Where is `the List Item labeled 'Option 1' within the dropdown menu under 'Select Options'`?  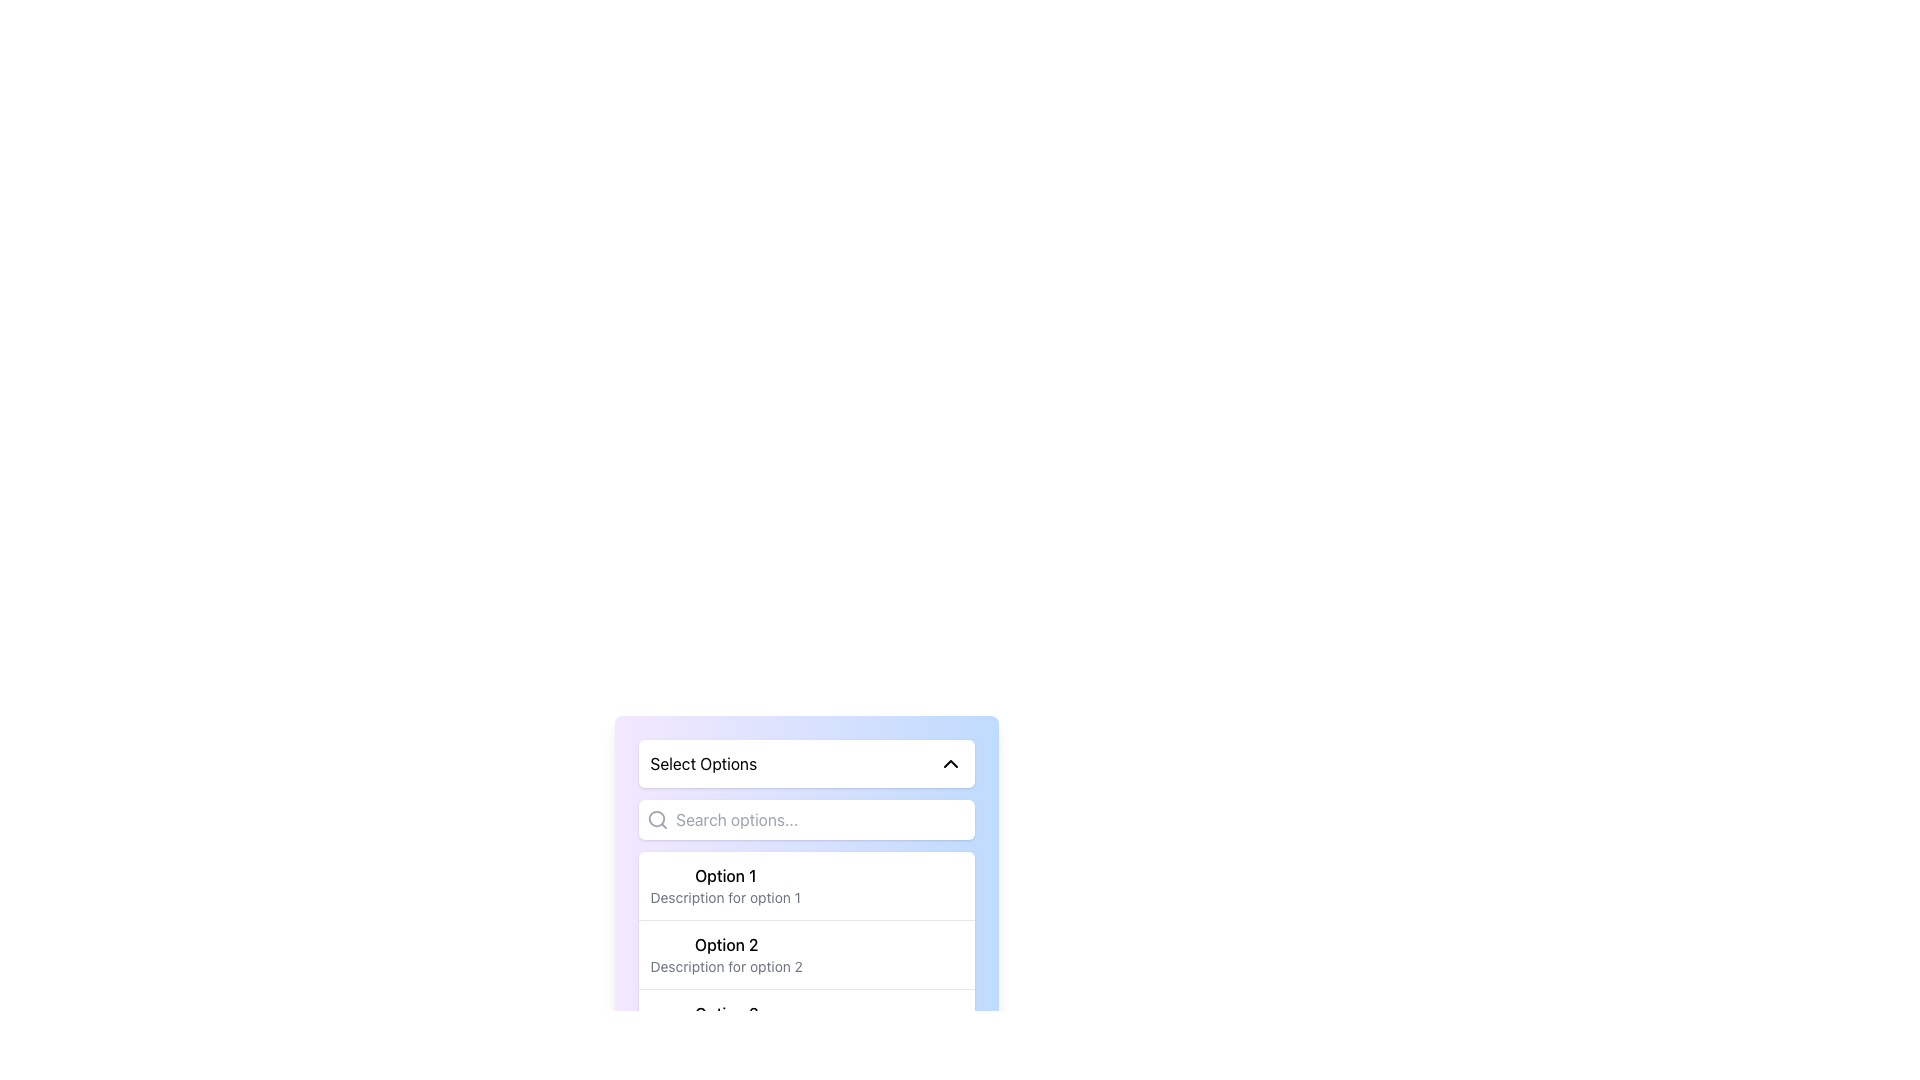
the List Item labeled 'Option 1' within the dropdown menu under 'Select Options' is located at coordinates (724, 885).